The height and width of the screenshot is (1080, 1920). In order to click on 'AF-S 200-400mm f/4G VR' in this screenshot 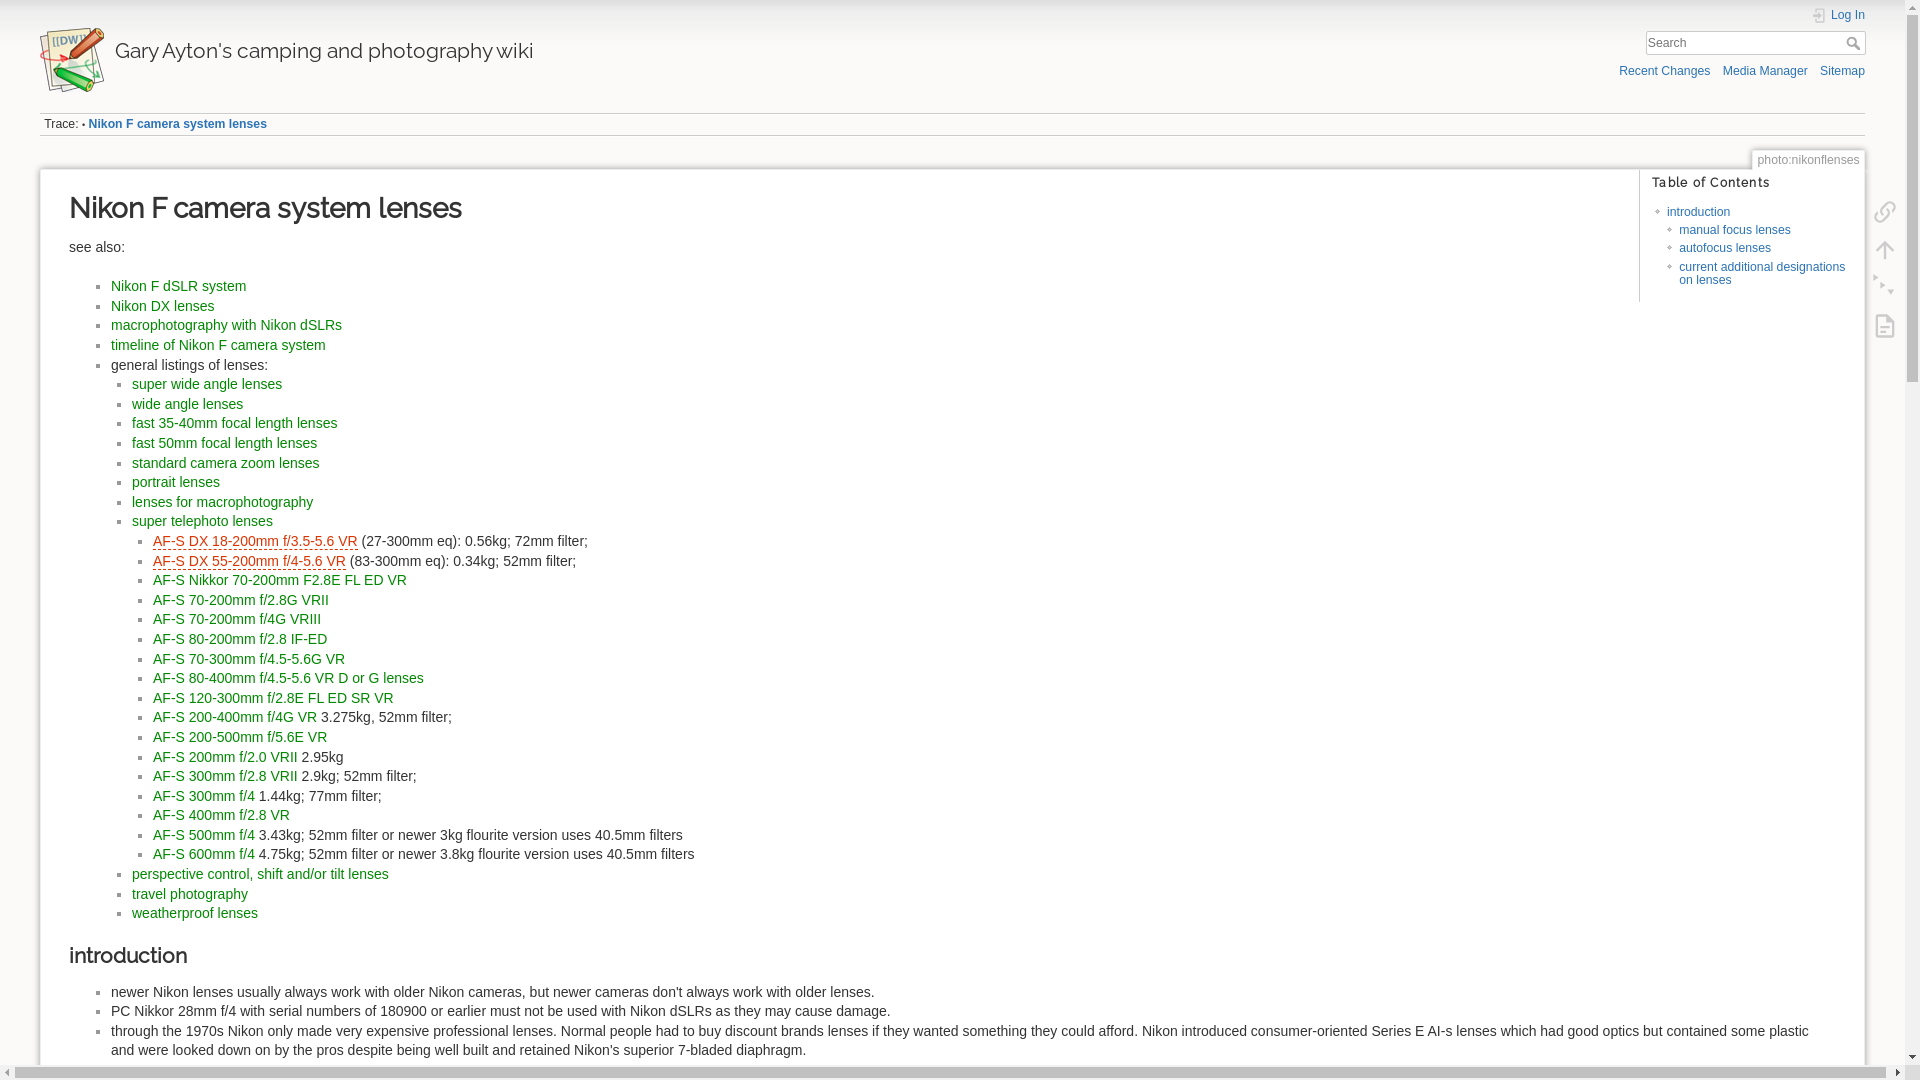, I will do `click(152, 716)`.